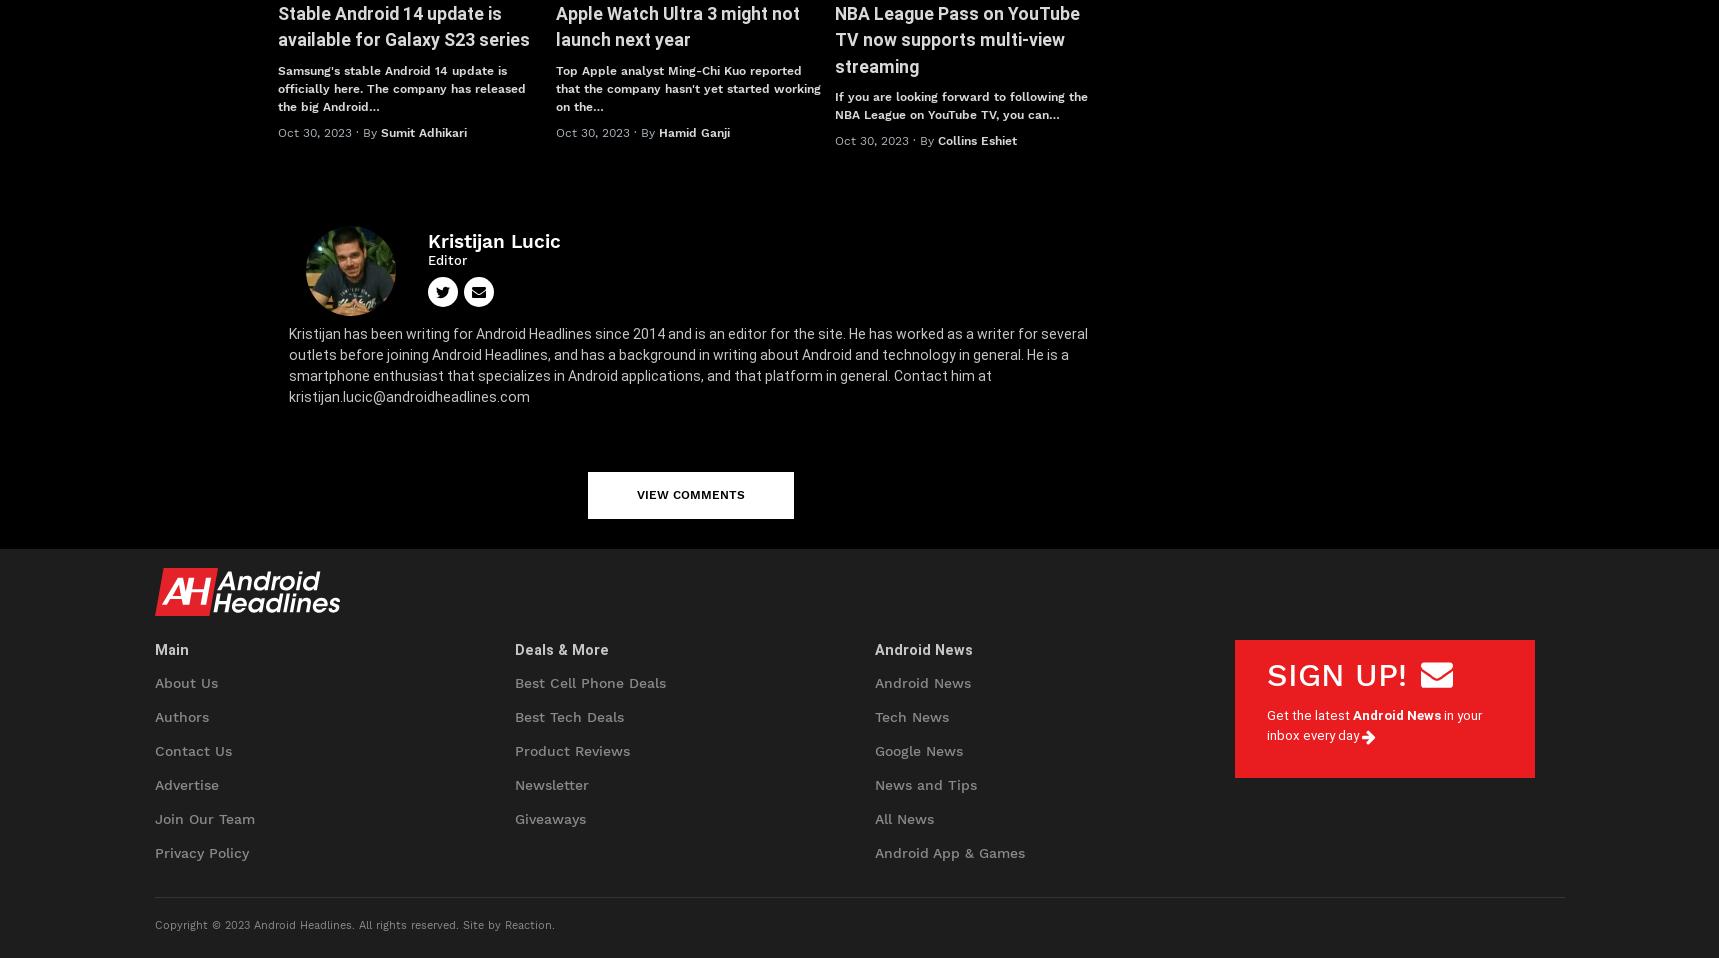  Describe the element at coordinates (937, 139) in the screenshot. I see `'Collins Eshiet'` at that location.